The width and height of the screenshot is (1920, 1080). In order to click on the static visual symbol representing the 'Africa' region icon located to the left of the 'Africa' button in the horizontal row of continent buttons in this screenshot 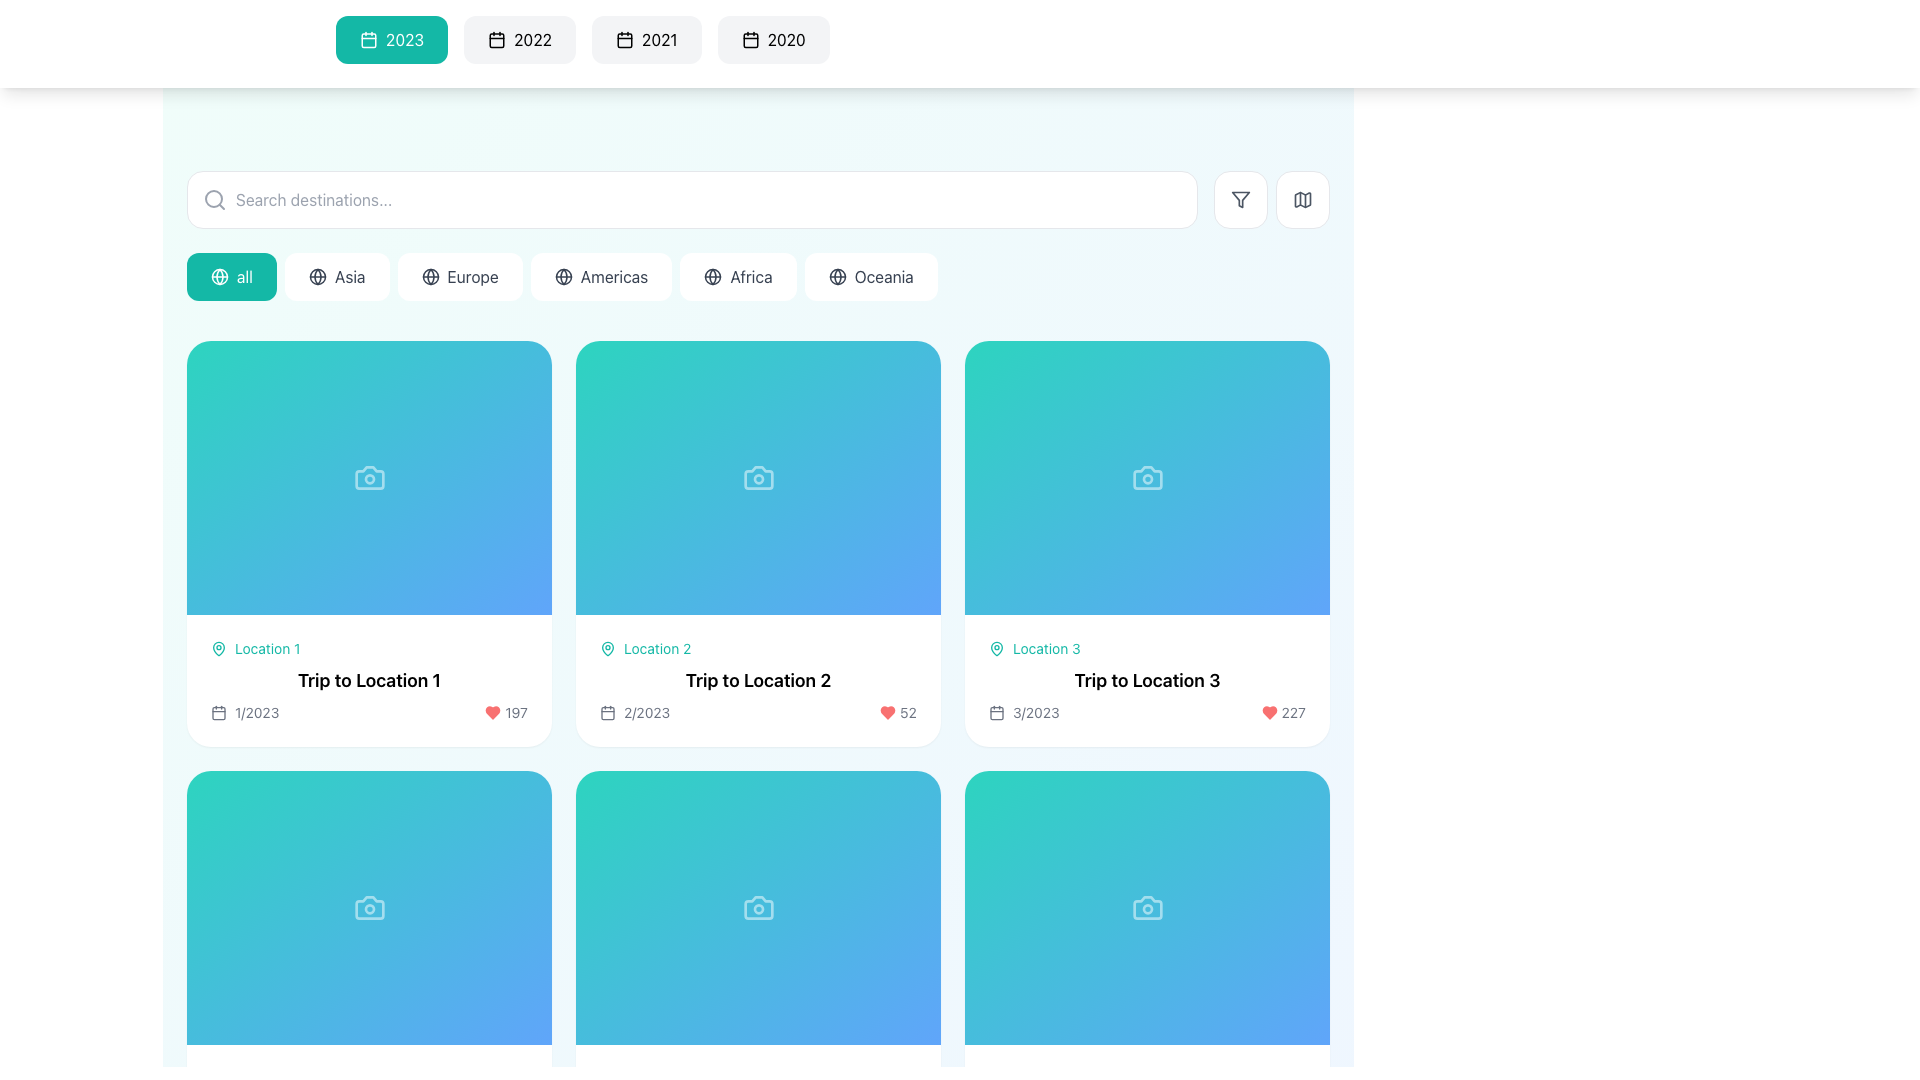, I will do `click(713, 277)`.